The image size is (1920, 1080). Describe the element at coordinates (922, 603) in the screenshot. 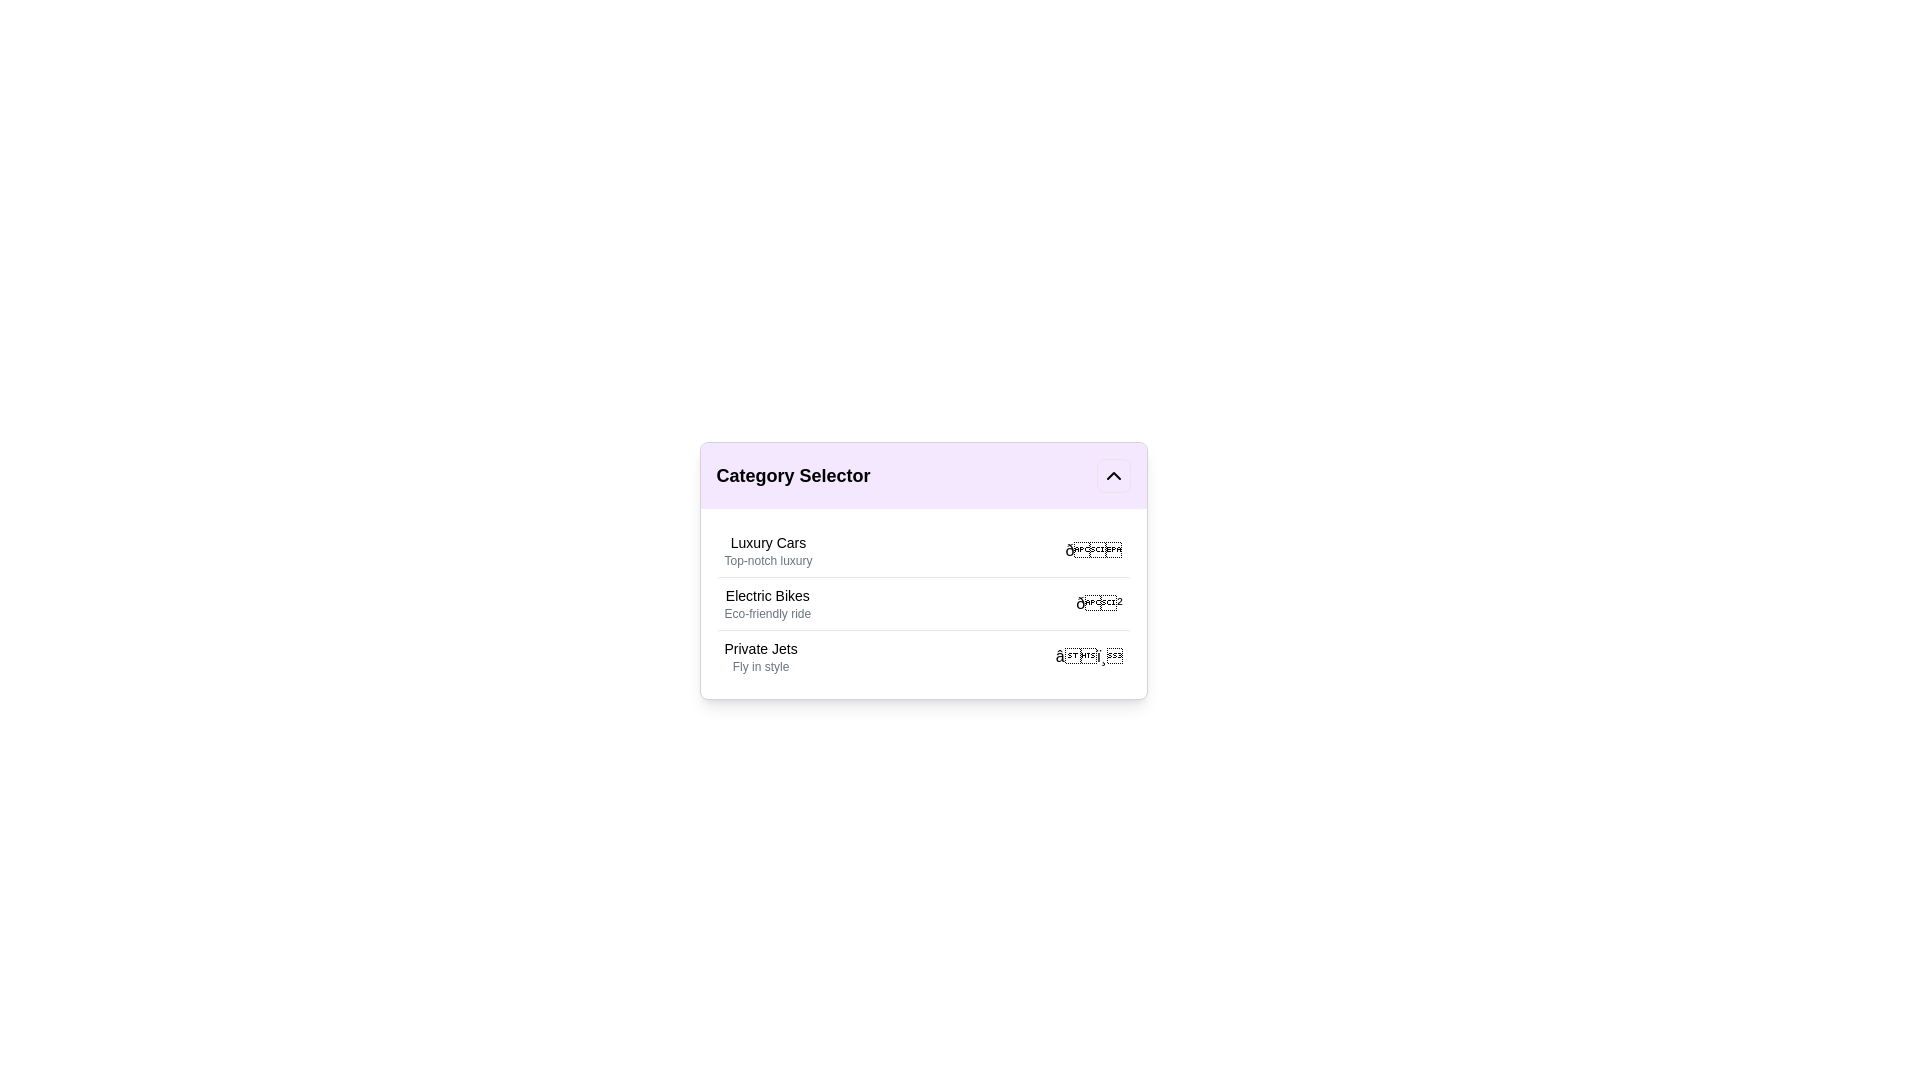

I see `the list item titled 'Electric Bikes' in the 'Category Selector'` at that location.